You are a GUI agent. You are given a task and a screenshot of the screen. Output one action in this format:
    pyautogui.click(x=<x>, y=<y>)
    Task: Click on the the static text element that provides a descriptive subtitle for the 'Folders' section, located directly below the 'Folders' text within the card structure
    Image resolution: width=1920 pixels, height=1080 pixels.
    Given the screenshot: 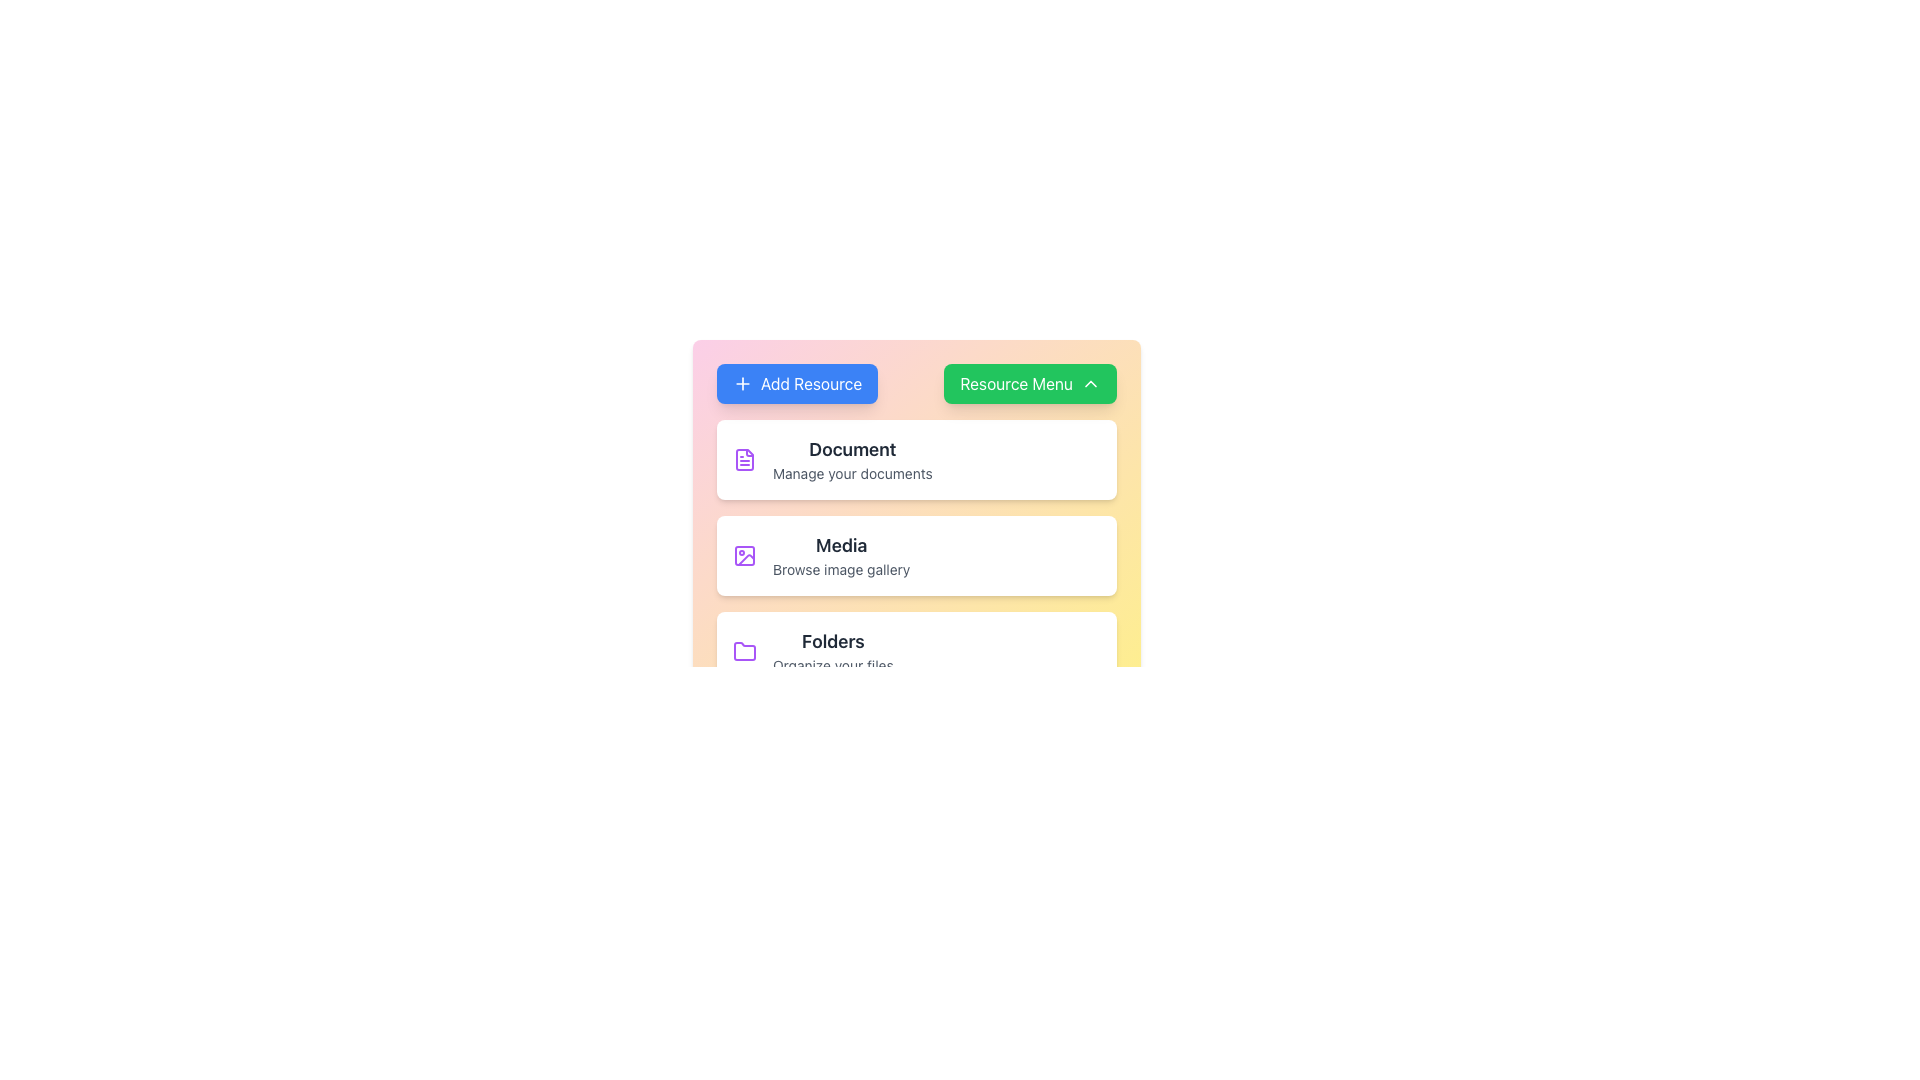 What is the action you would take?
    pyautogui.click(x=833, y=666)
    